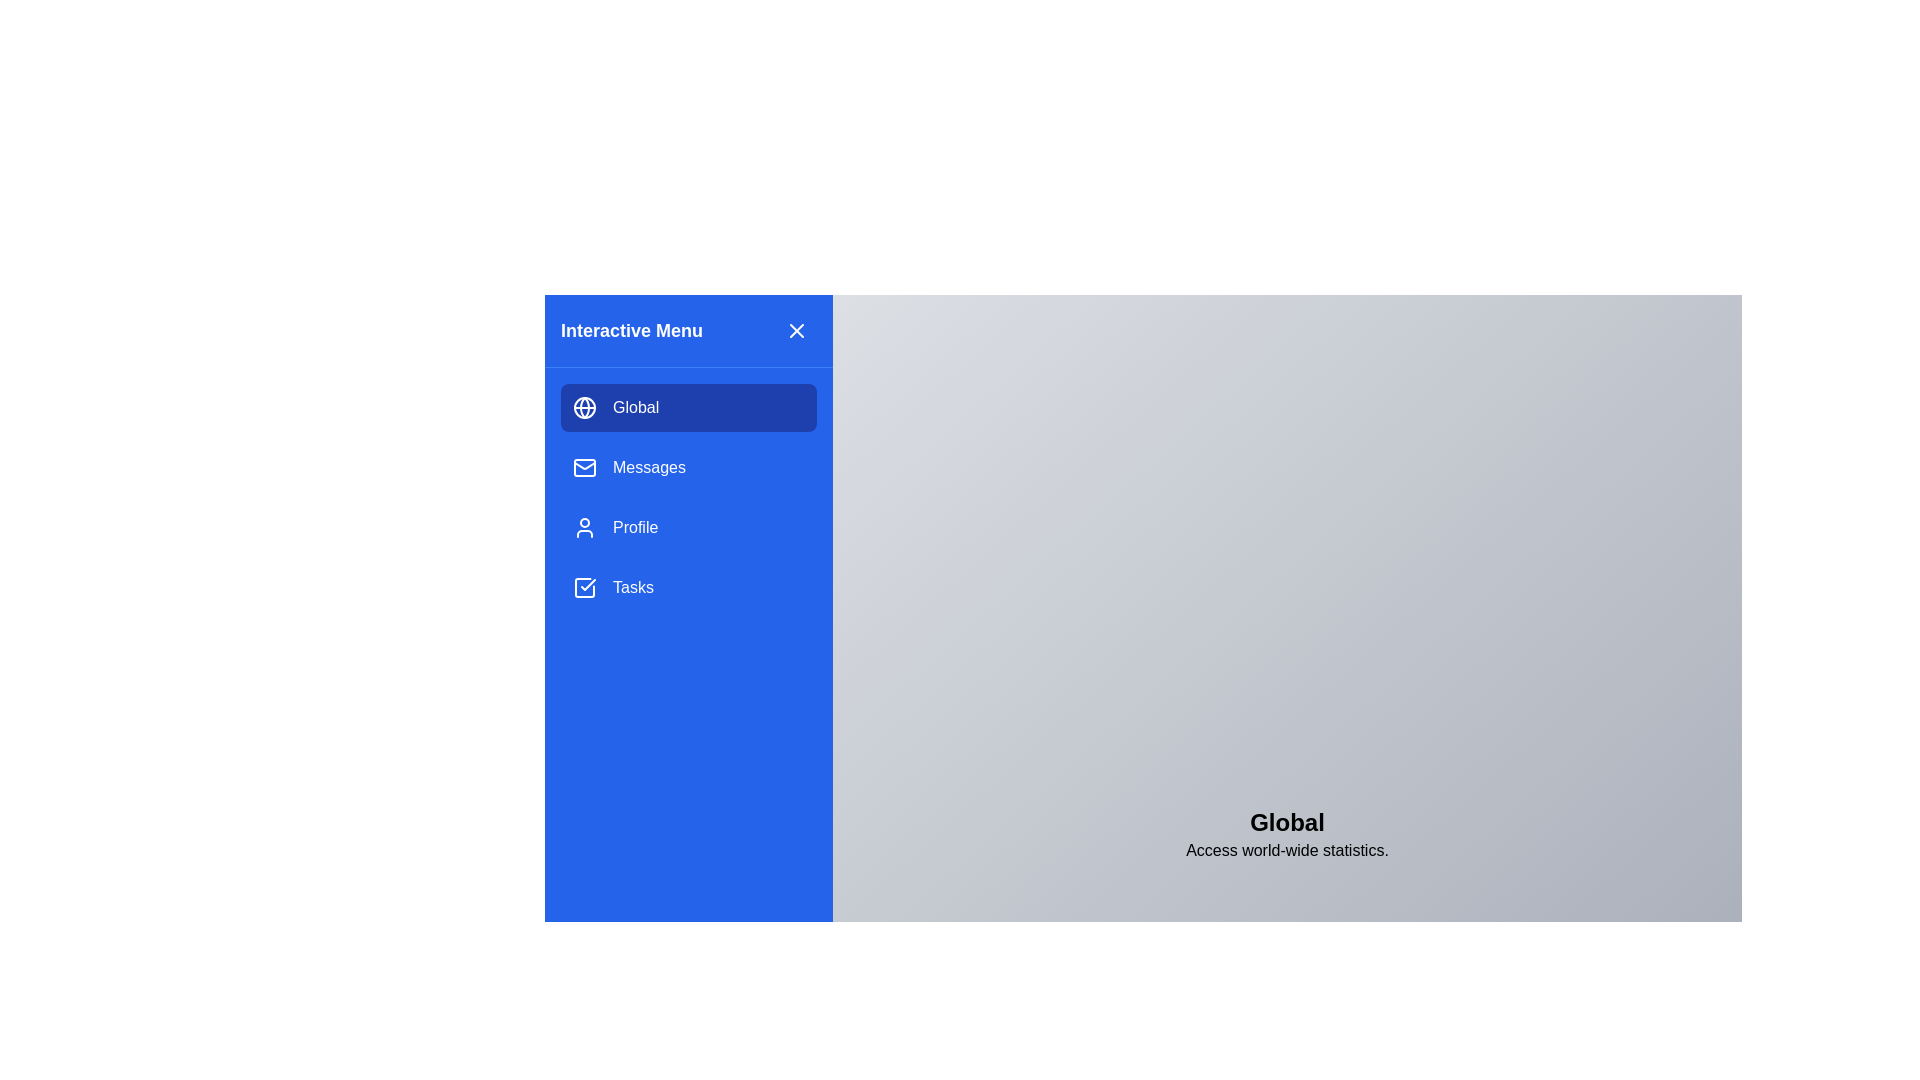 Image resolution: width=1920 pixels, height=1080 pixels. What do you see at coordinates (634, 527) in the screenshot?
I see `the 'Profile' text label in the vertical navigation menu, which is styled in white and located below 'Messages' and above 'Tasks'` at bounding box center [634, 527].